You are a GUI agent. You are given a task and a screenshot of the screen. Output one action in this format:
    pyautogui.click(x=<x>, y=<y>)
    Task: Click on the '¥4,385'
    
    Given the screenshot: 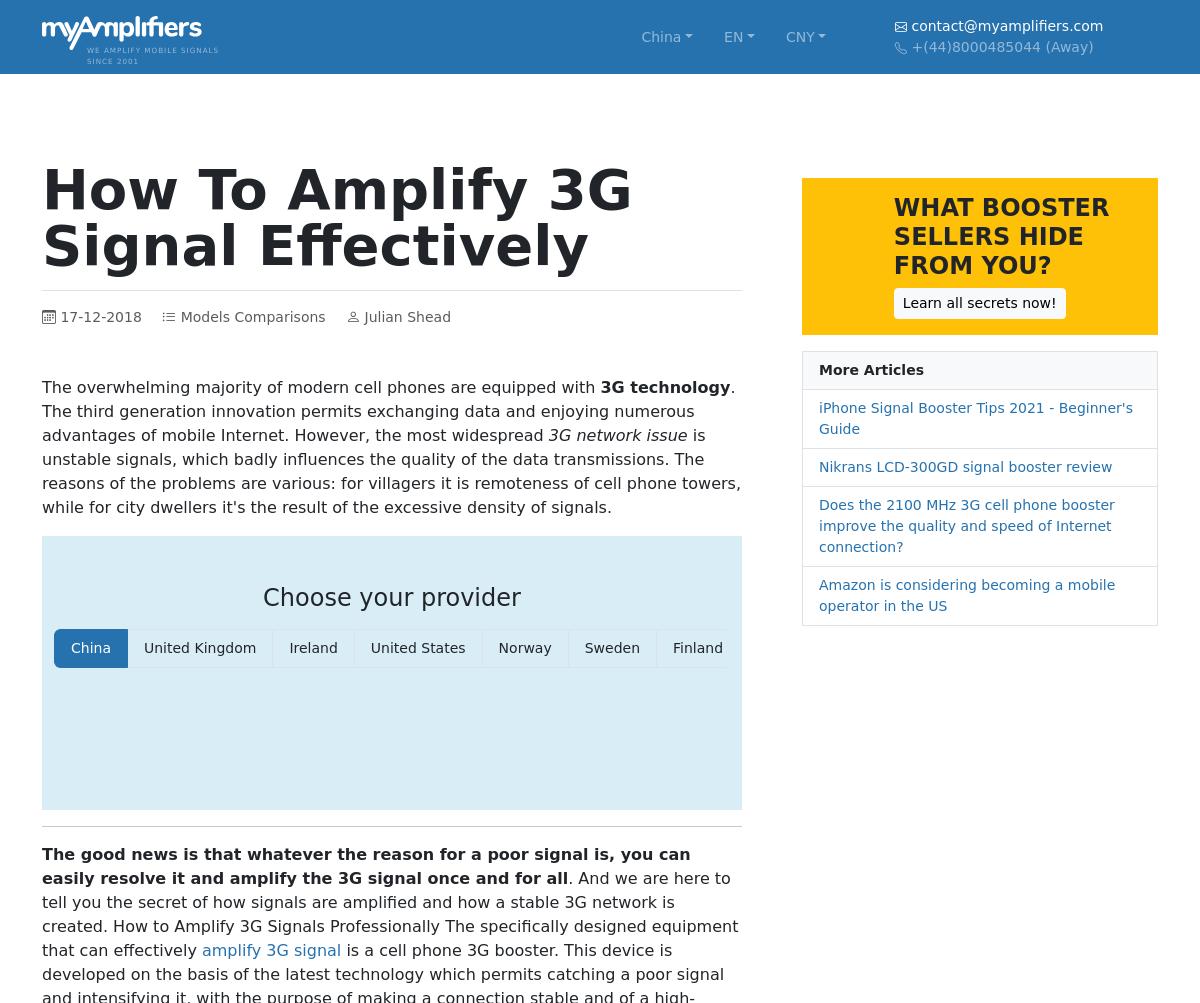 What is the action you would take?
    pyautogui.click(x=655, y=338)
    